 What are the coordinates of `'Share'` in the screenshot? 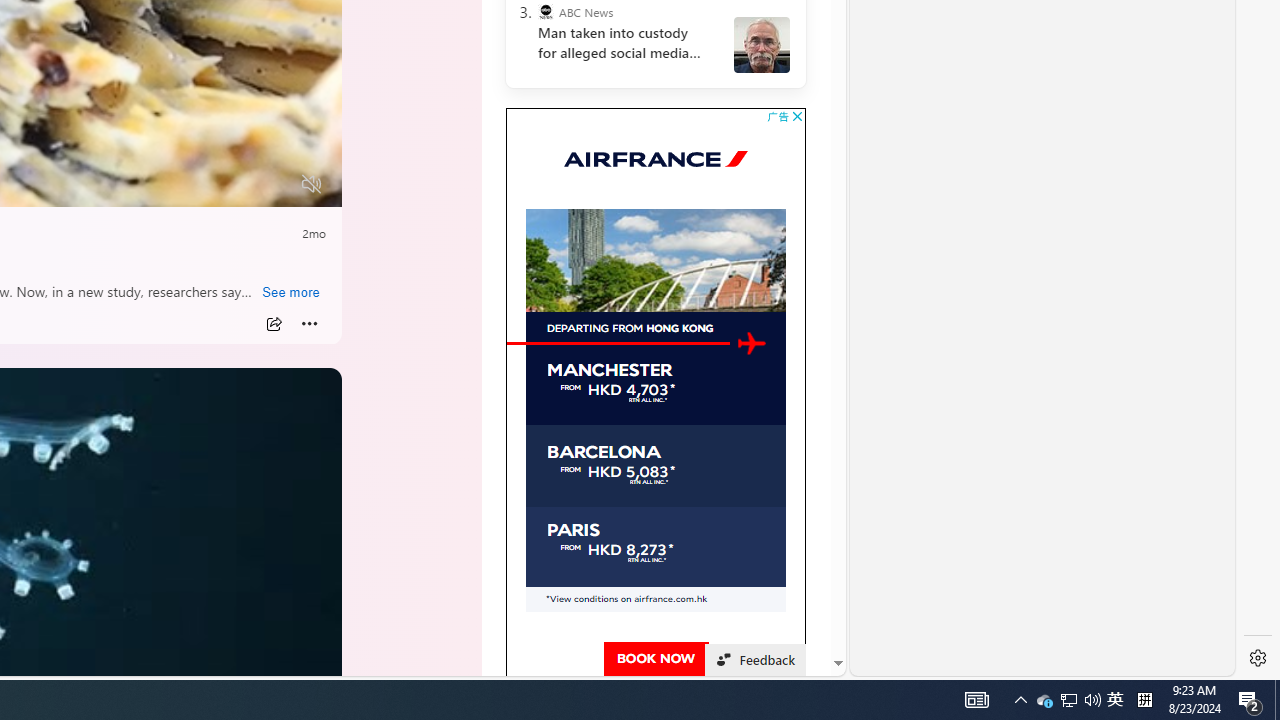 It's located at (273, 323).